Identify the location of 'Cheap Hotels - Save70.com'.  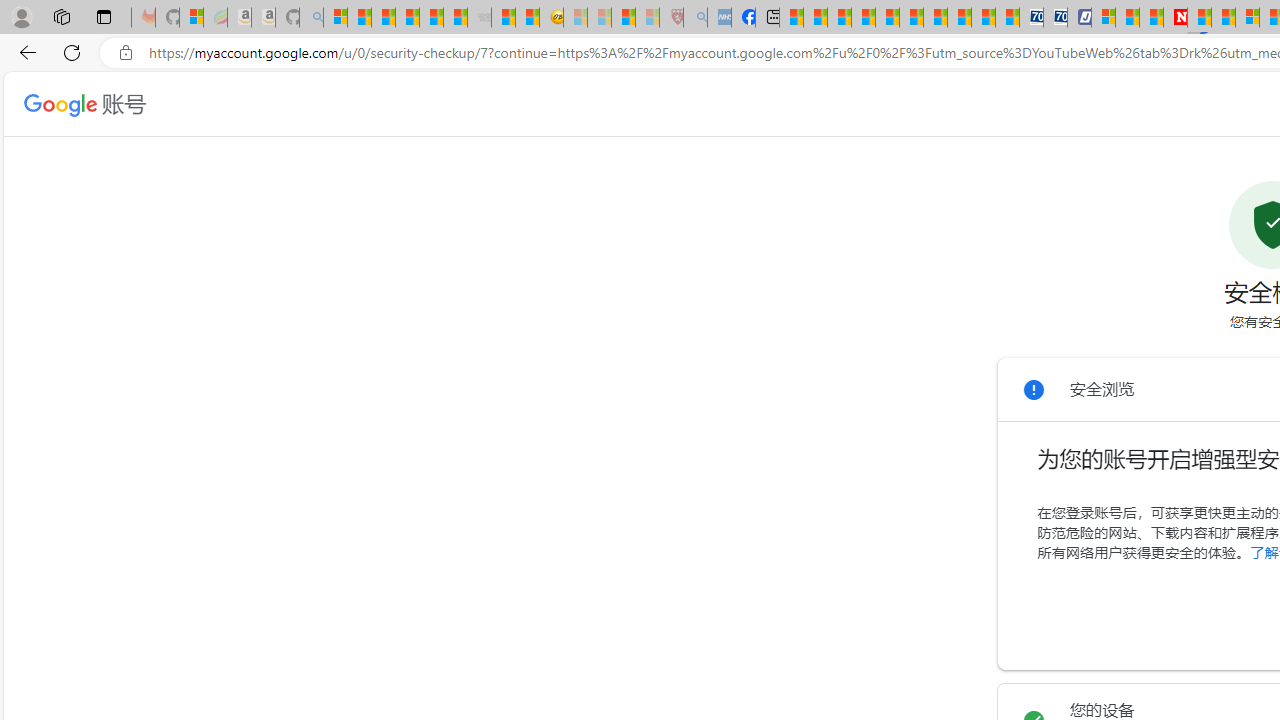
(1055, 17).